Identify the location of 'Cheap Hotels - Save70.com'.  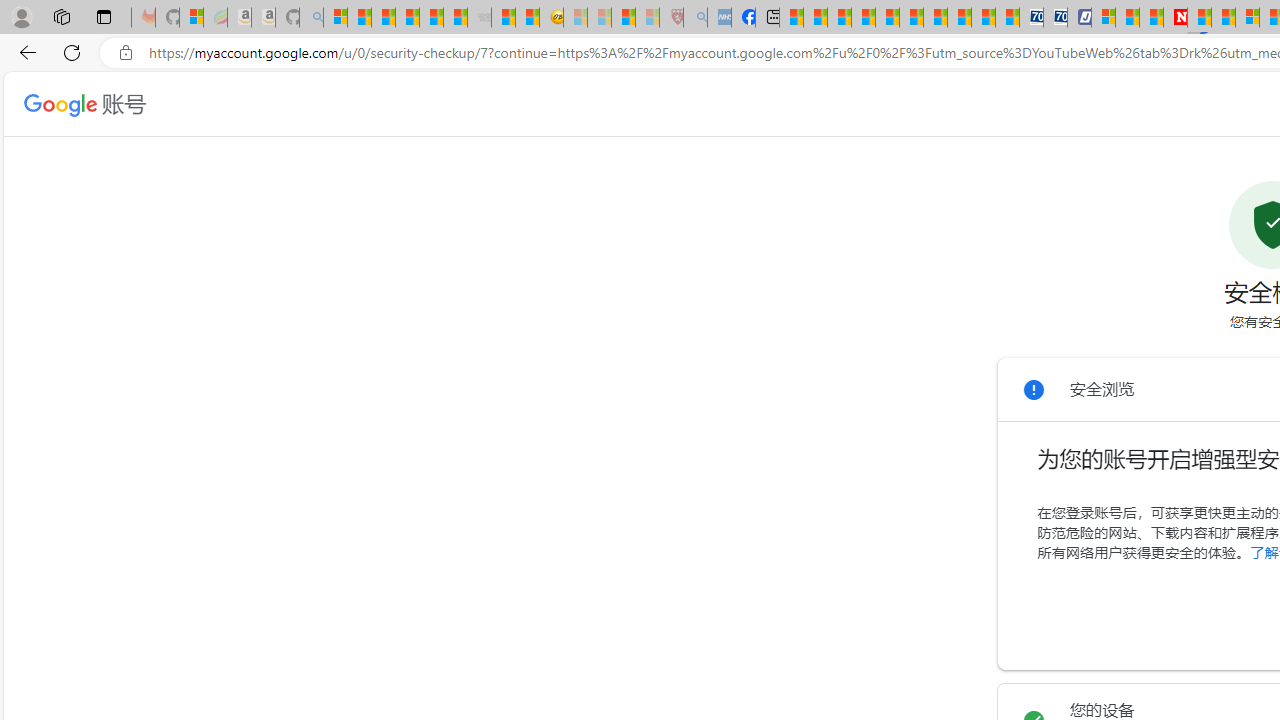
(1055, 17).